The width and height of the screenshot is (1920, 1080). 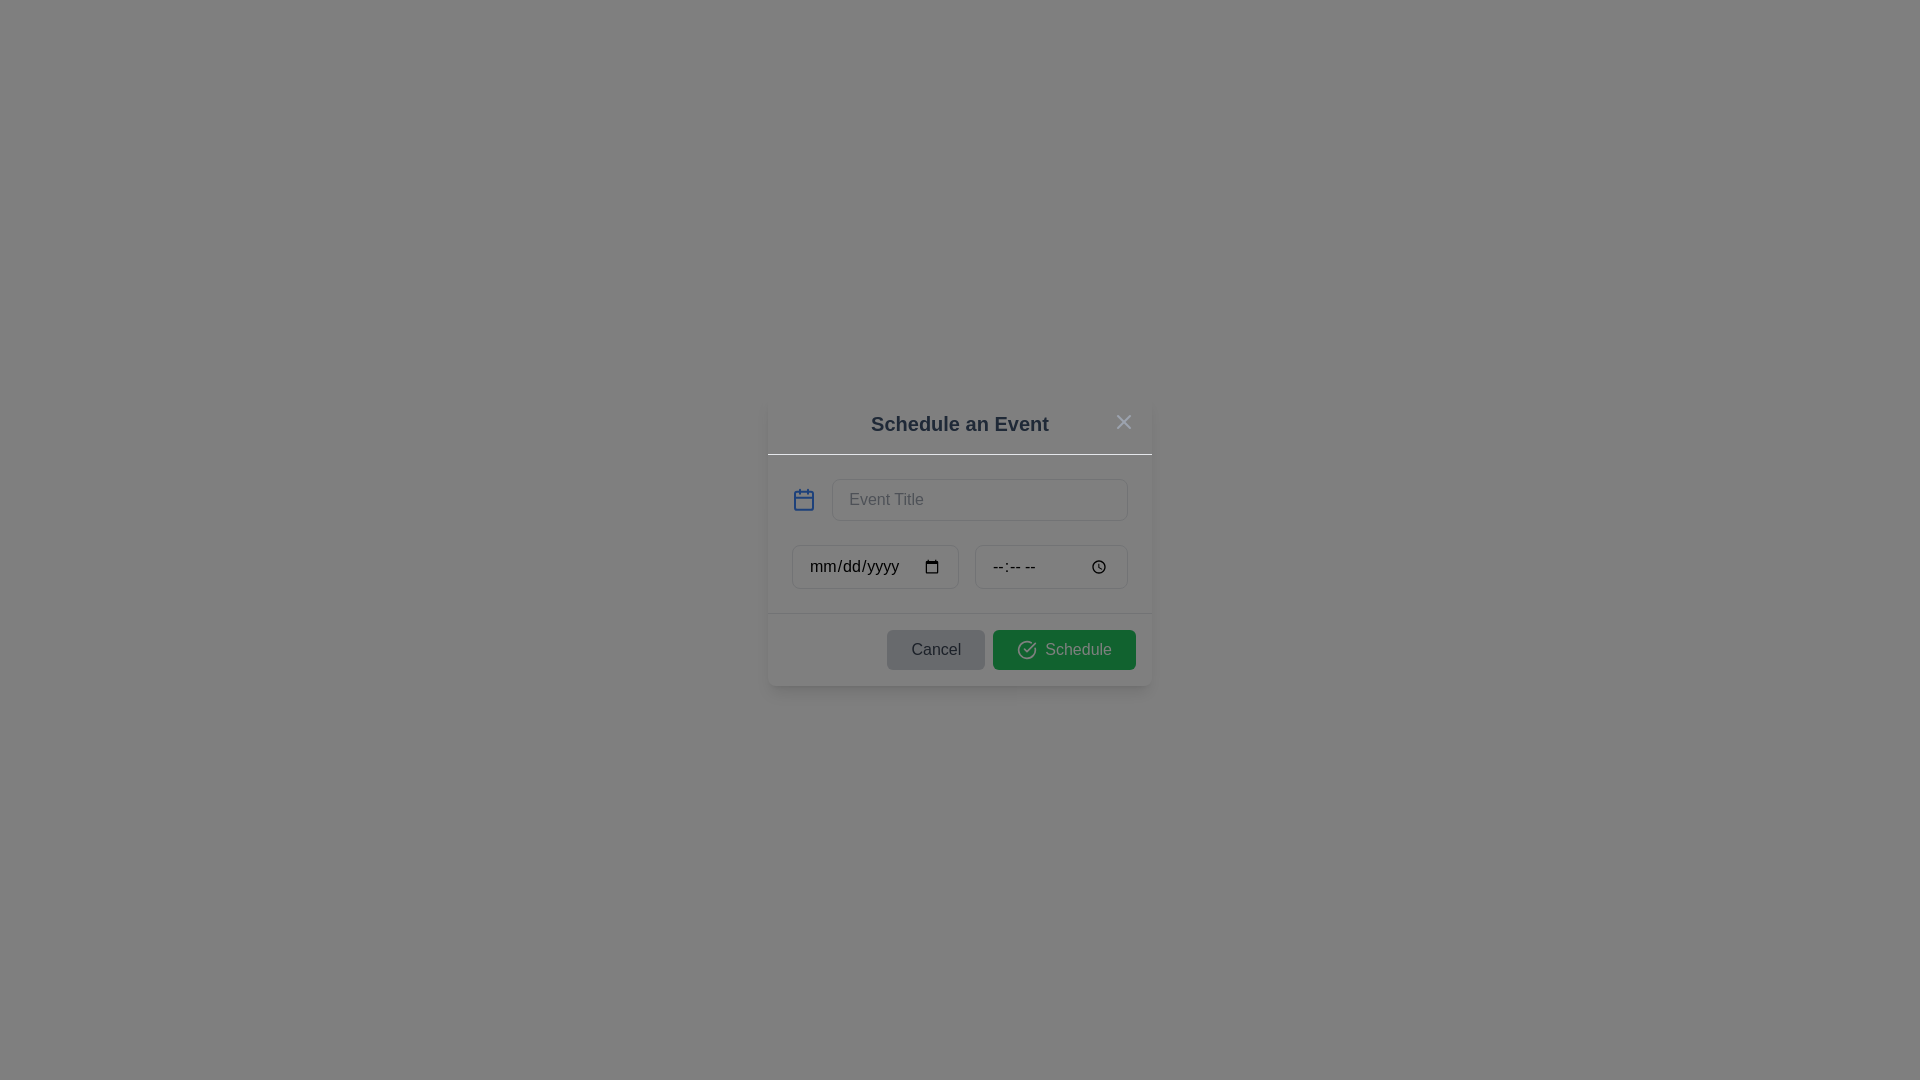 What do you see at coordinates (935, 650) in the screenshot?
I see `the 'Cancel' button, which is a light-gray rectangular button with dark-gray text, located towards the lower-right side of the modal interface` at bounding box center [935, 650].